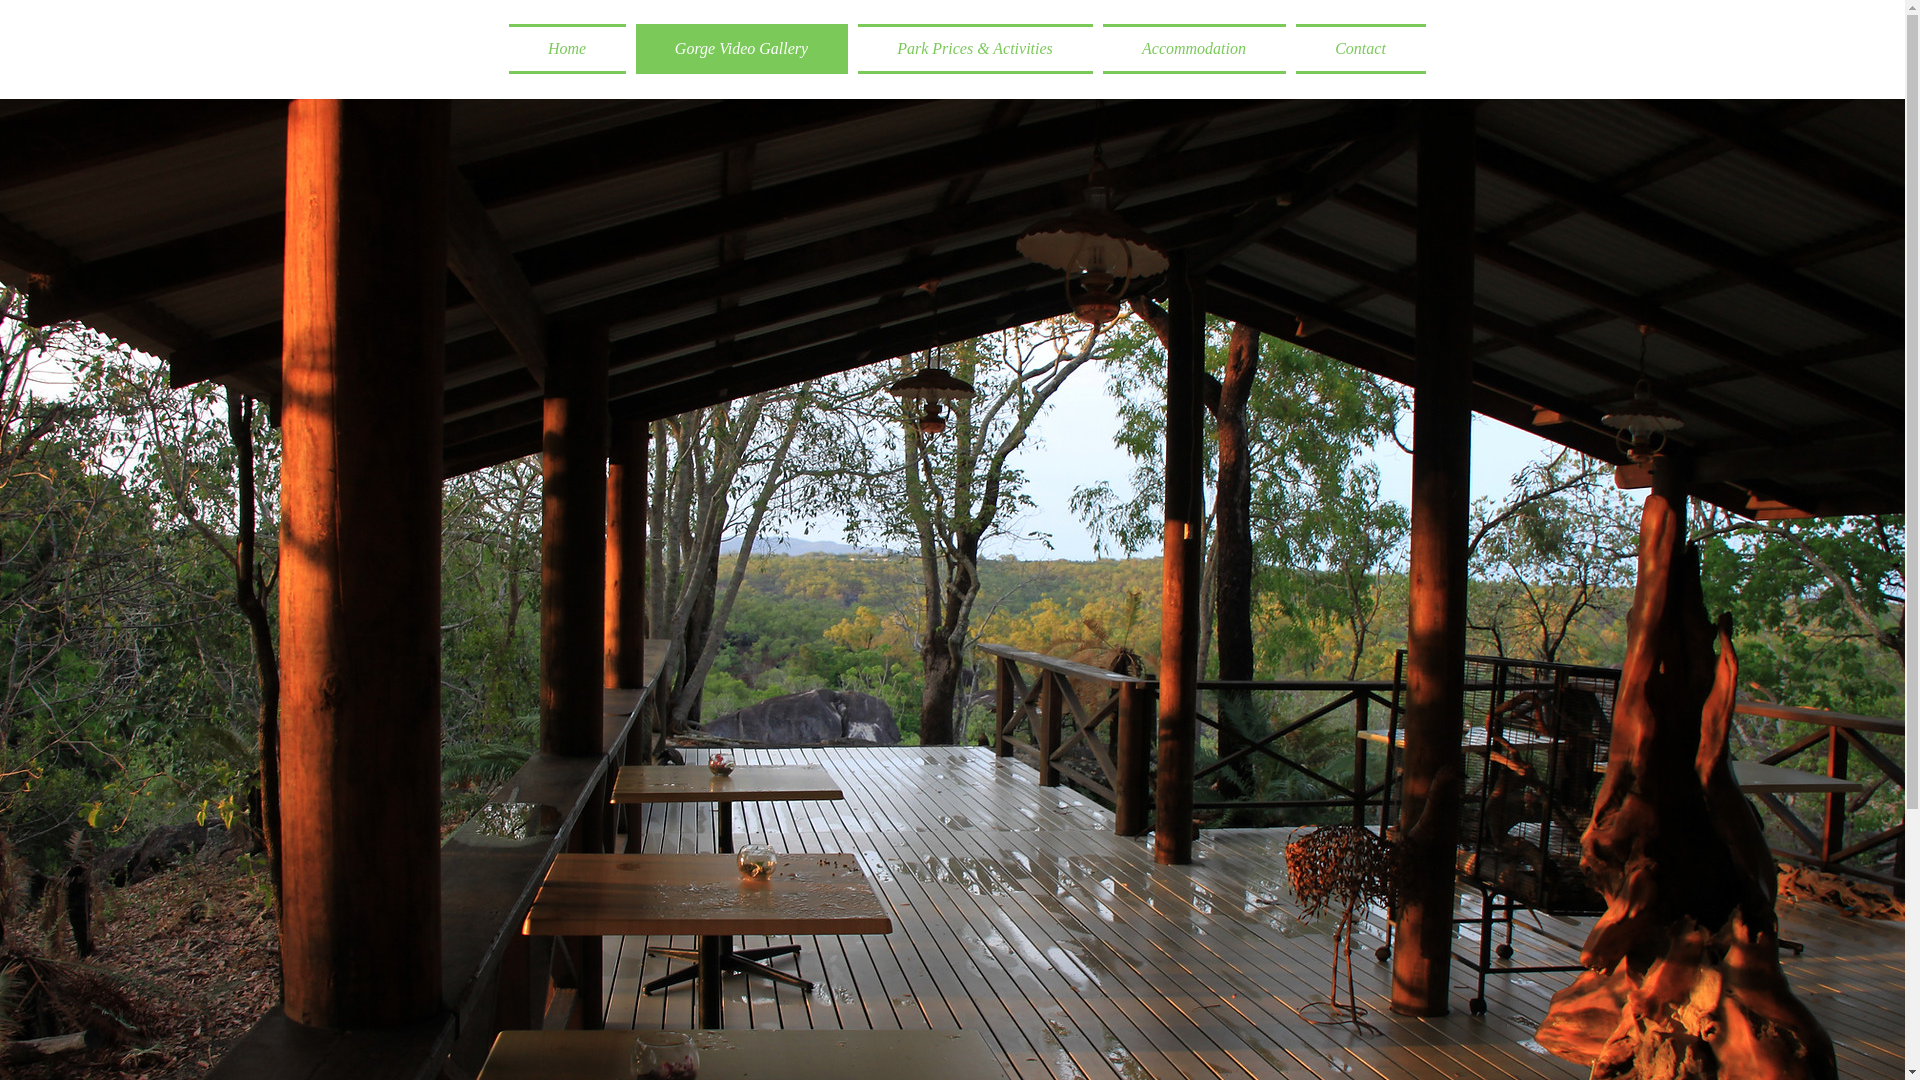  I want to click on 'Gorge Video Gallery', so click(739, 48).